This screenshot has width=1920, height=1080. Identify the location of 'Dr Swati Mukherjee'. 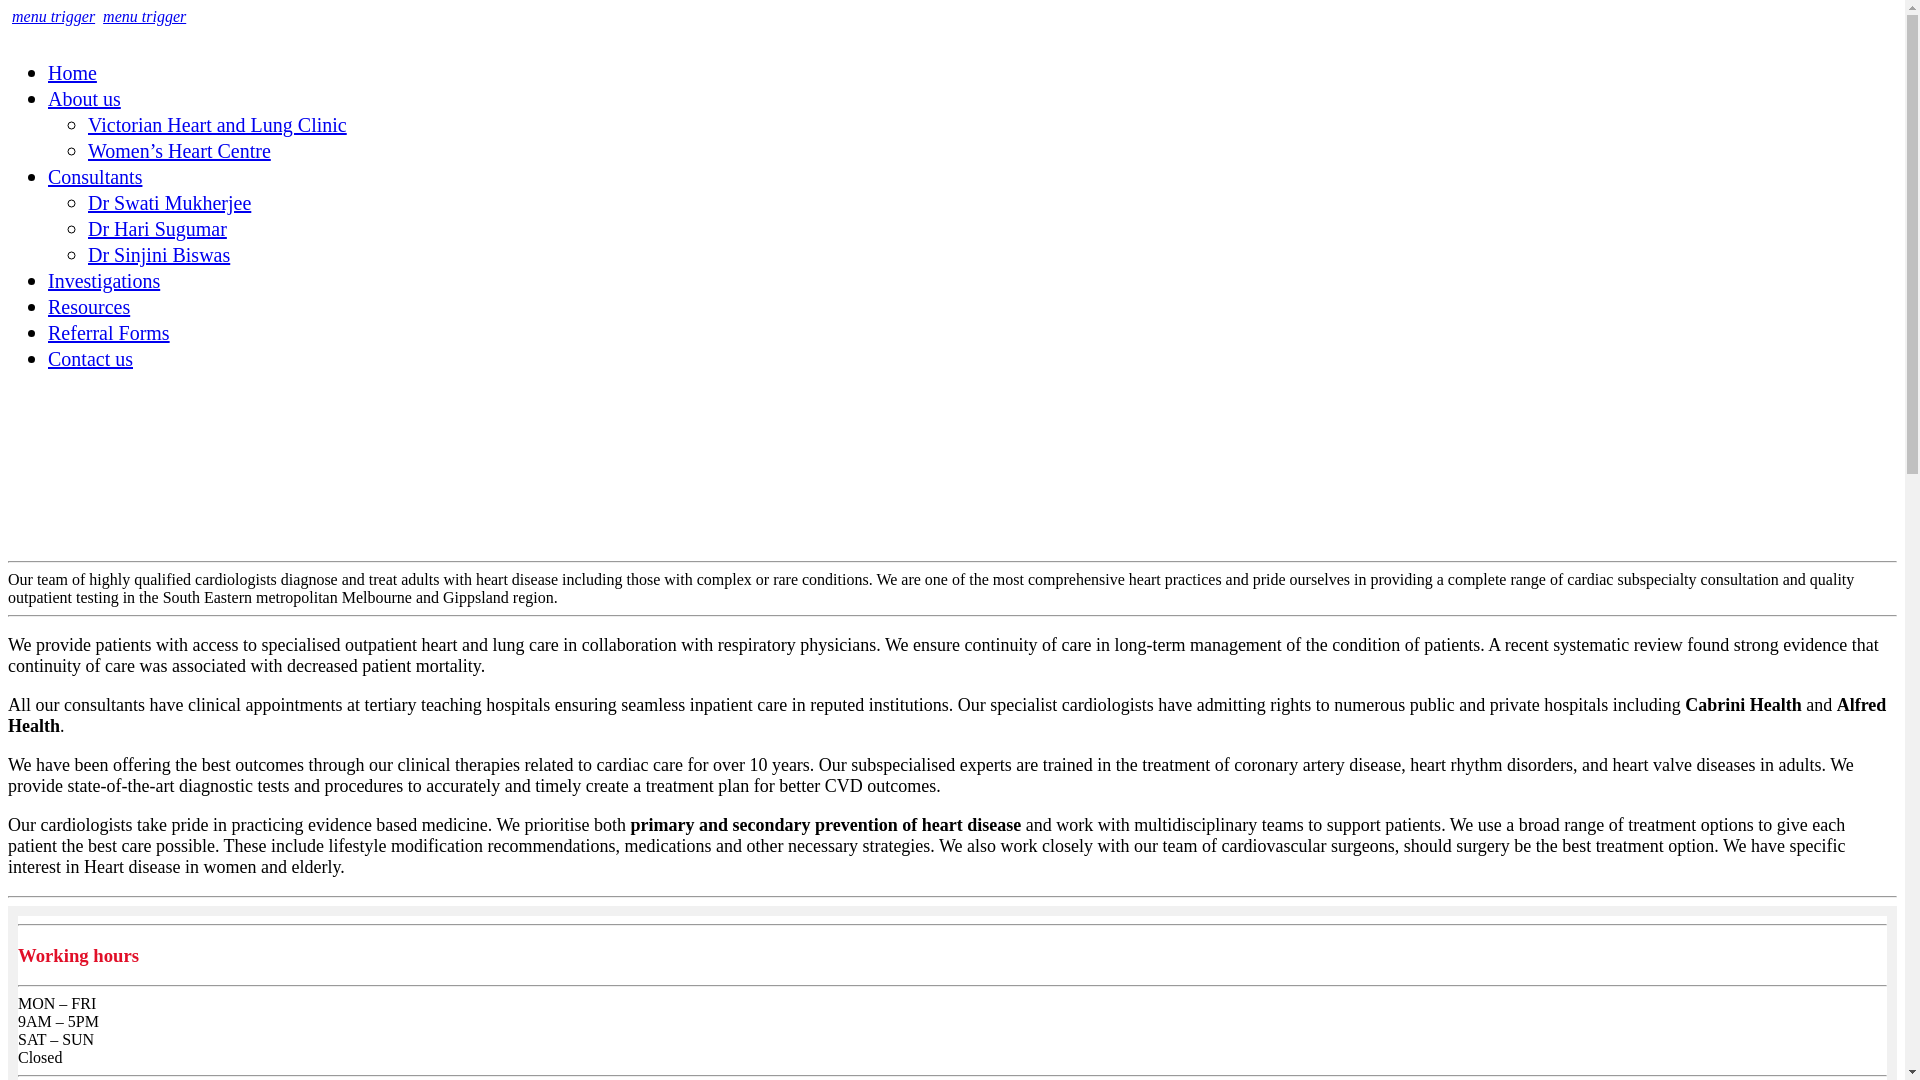
(169, 203).